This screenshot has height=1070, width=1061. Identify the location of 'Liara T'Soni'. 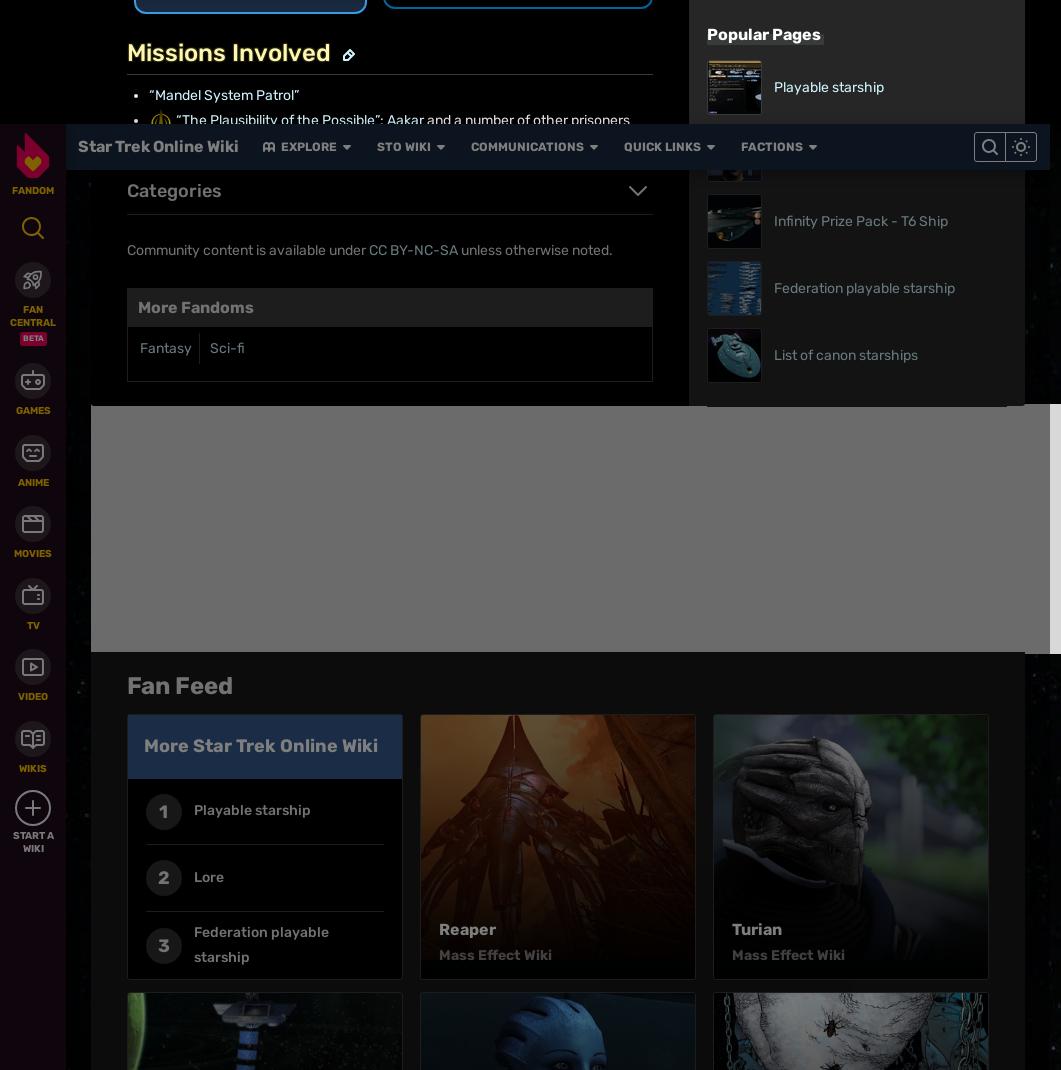
(484, 11).